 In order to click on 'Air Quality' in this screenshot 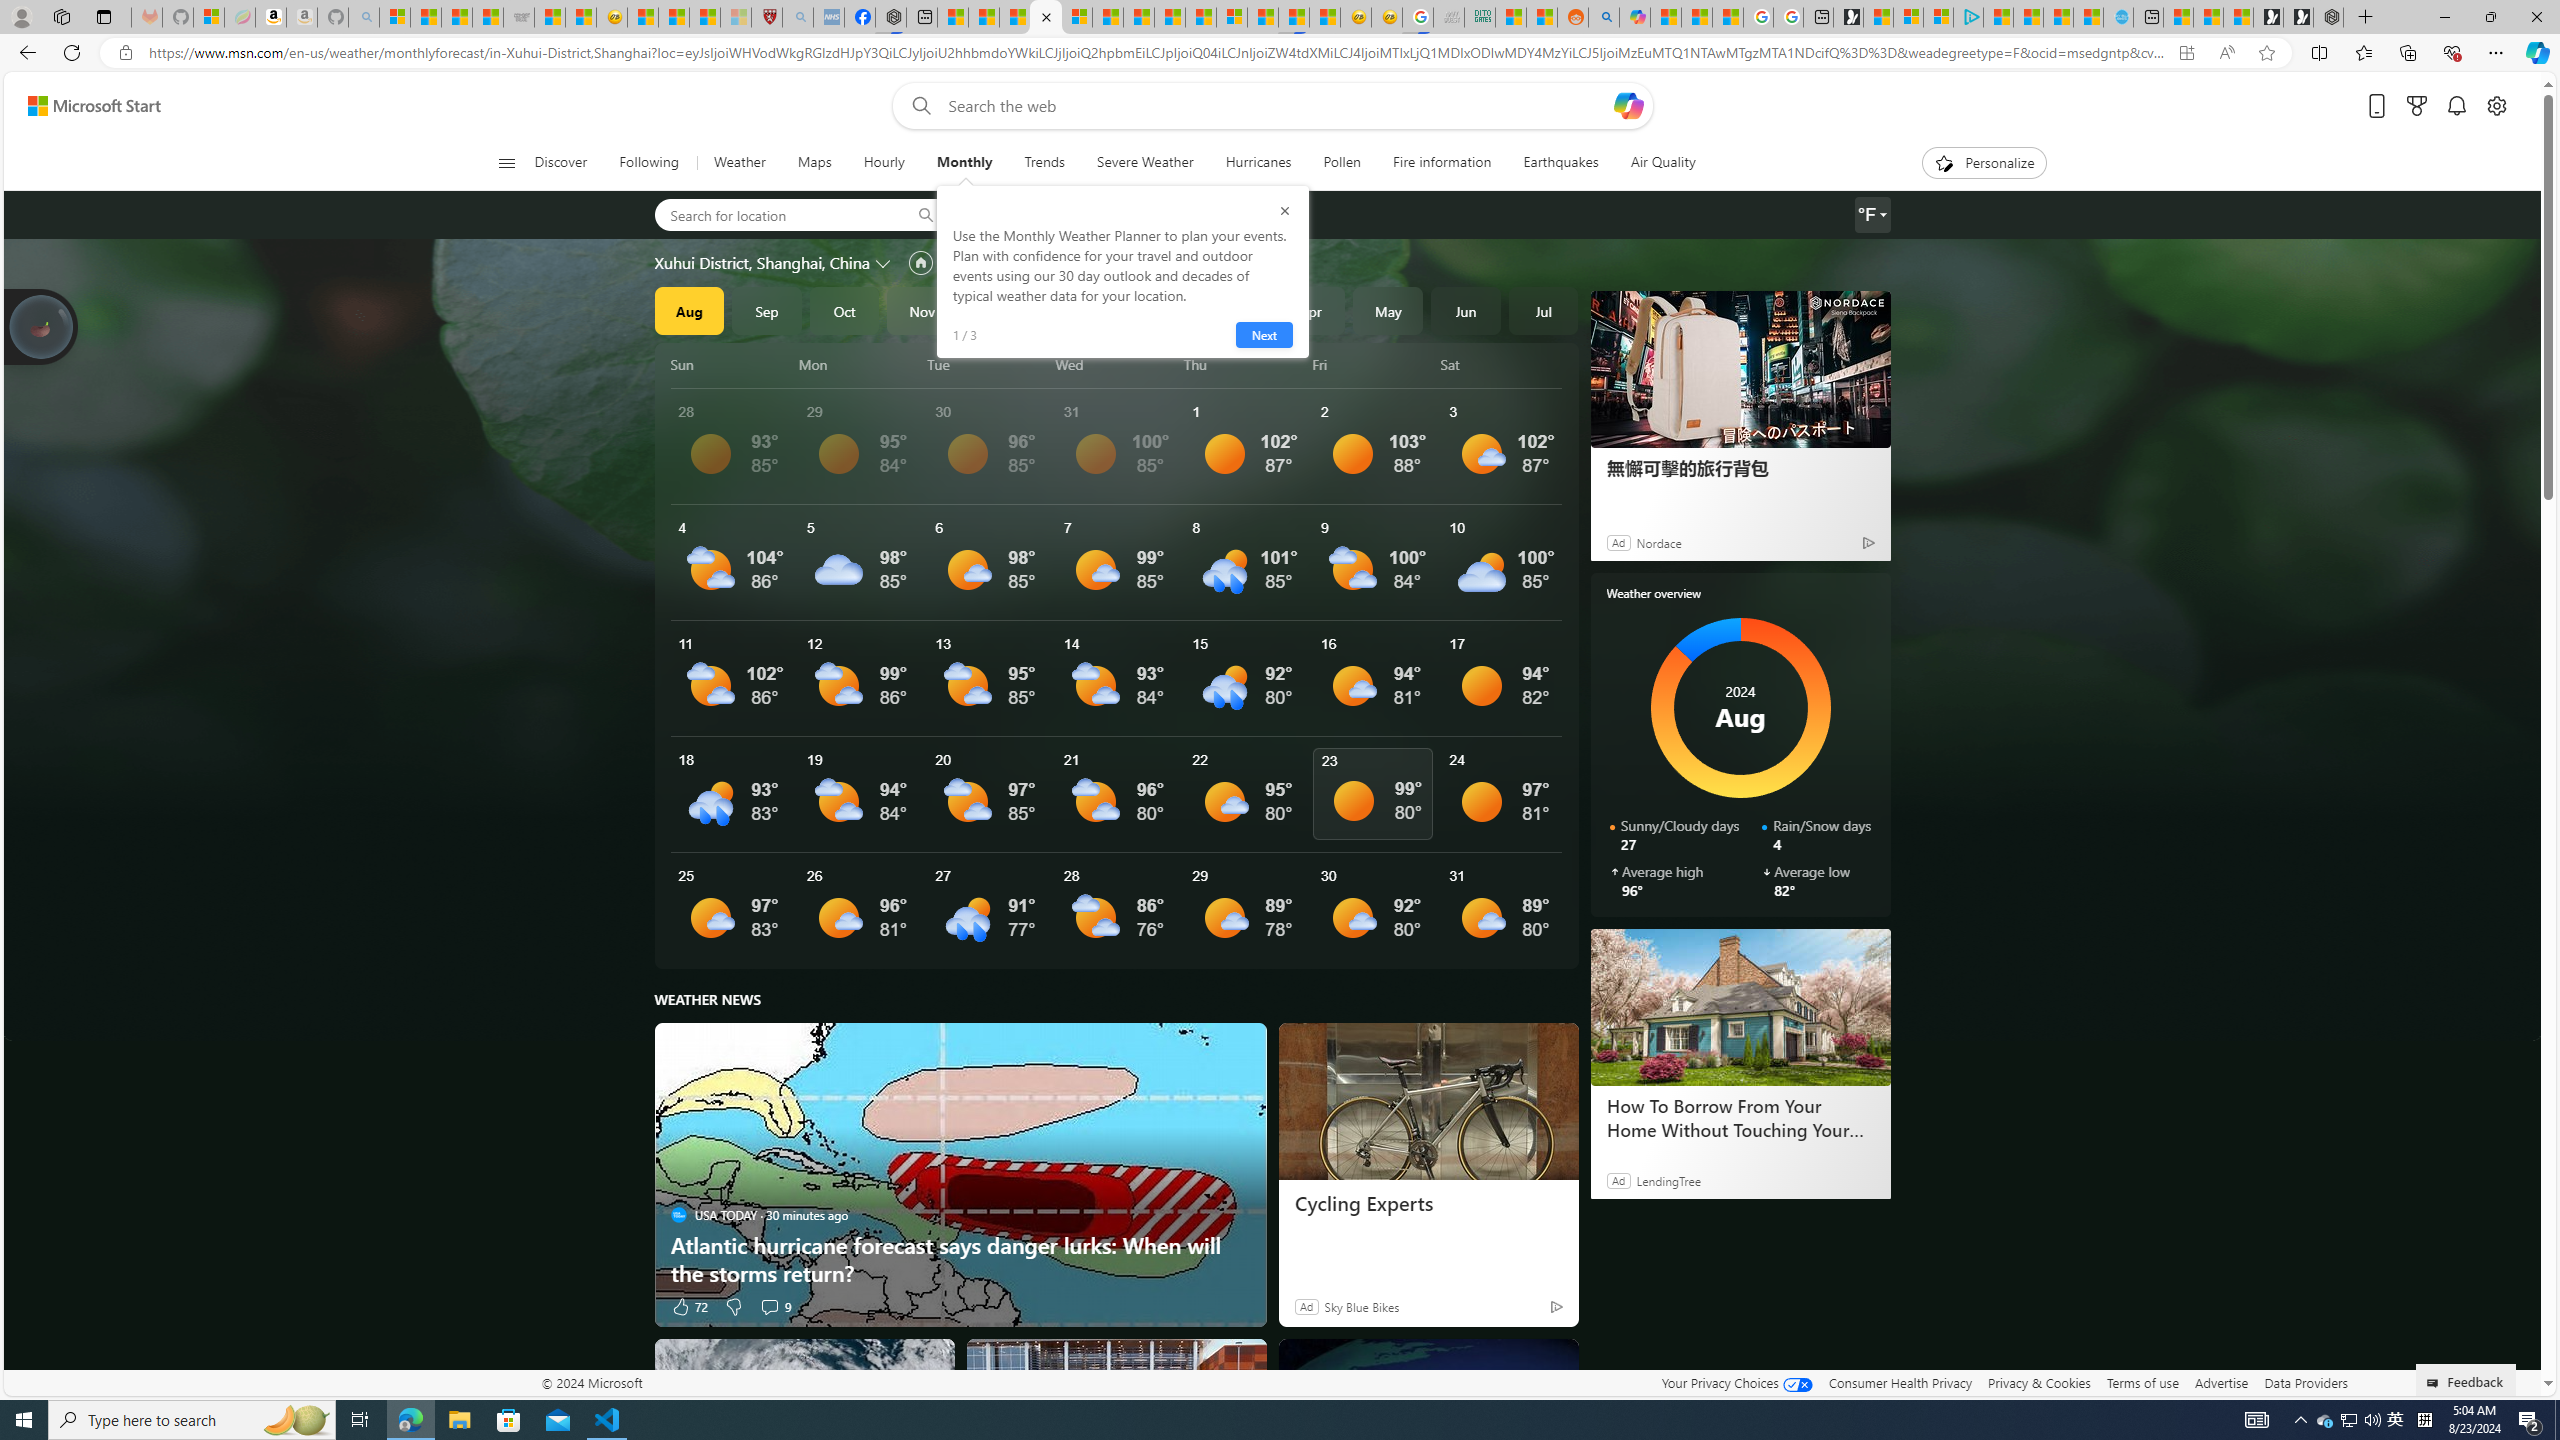, I will do `click(1662, 162)`.